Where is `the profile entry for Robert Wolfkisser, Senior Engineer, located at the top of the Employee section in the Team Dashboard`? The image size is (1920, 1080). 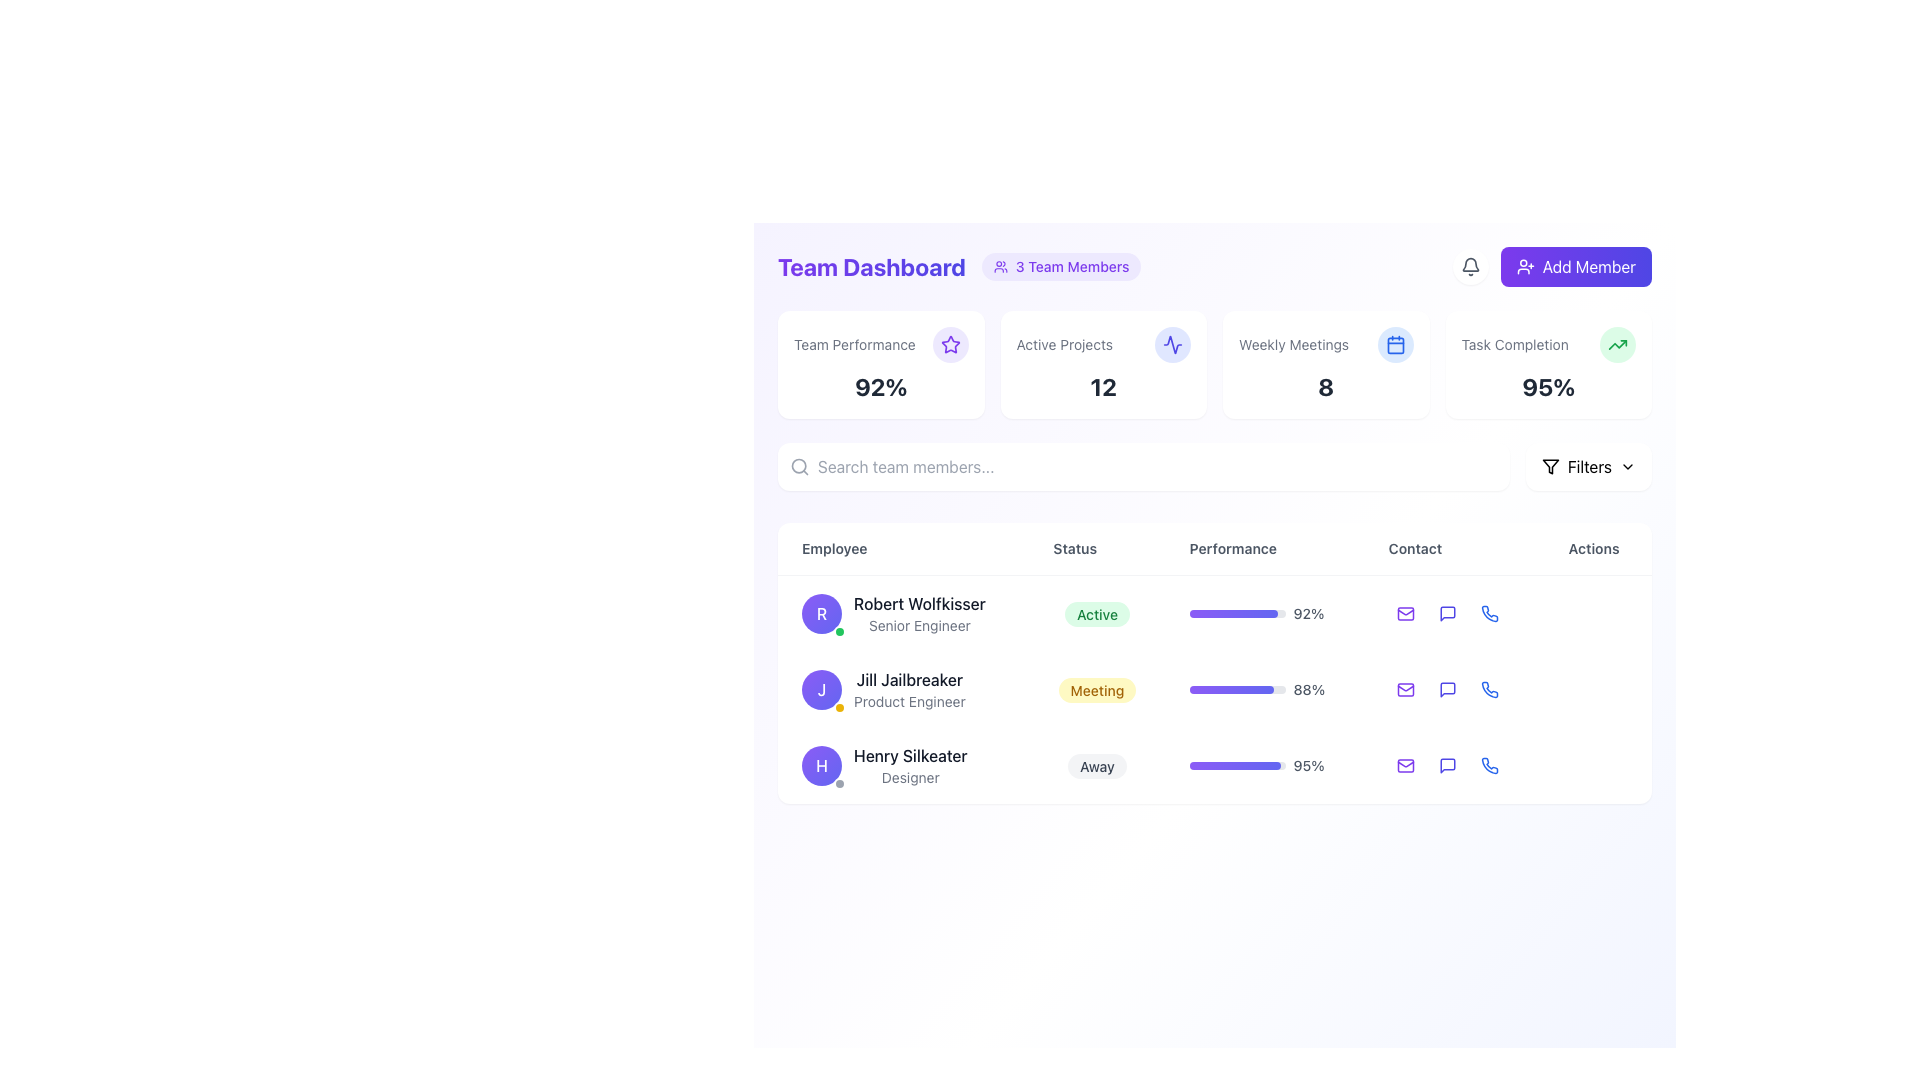 the profile entry for Robert Wolfkisser, Senior Engineer, located at the top of the Employee section in the Team Dashboard is located at coordinates (902, 612).